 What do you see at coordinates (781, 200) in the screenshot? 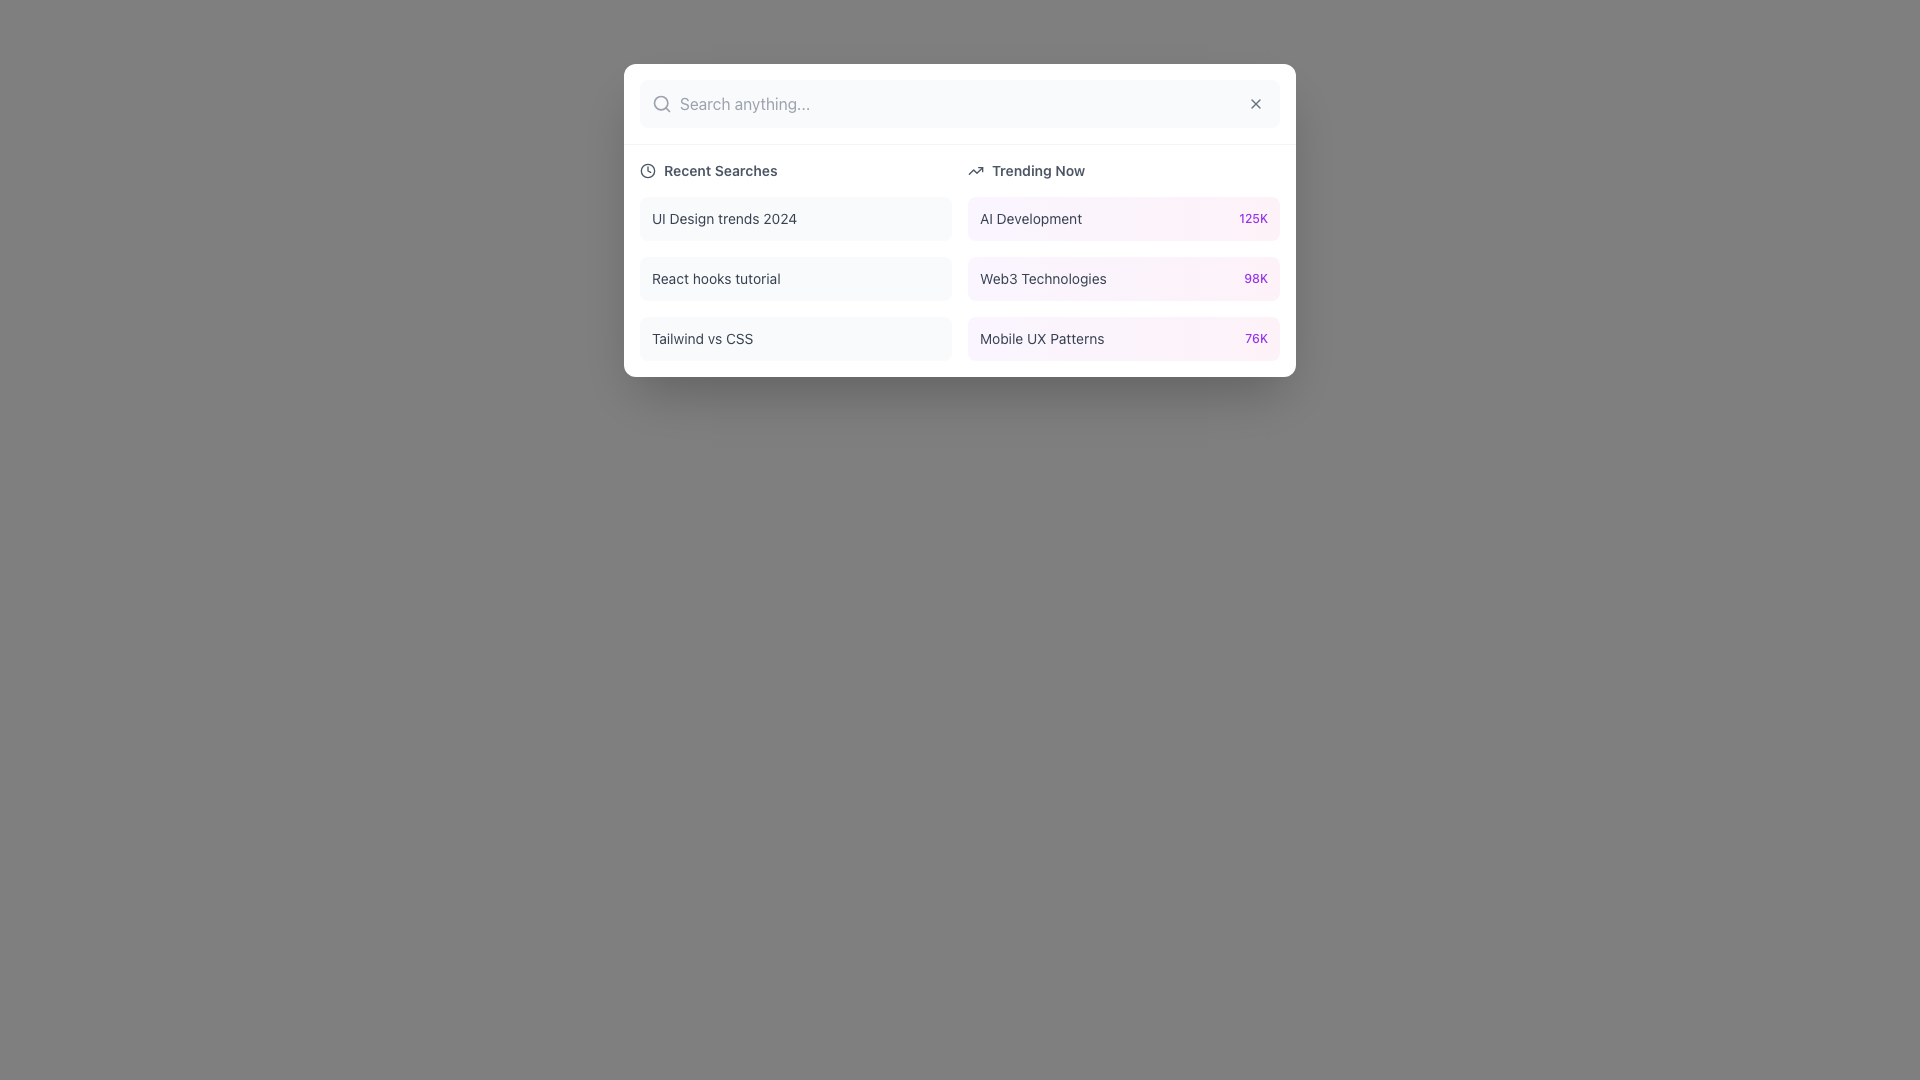
I see `the clickable list item displaying 'UI Design trends 2024'` at bounding box center [781, 200].